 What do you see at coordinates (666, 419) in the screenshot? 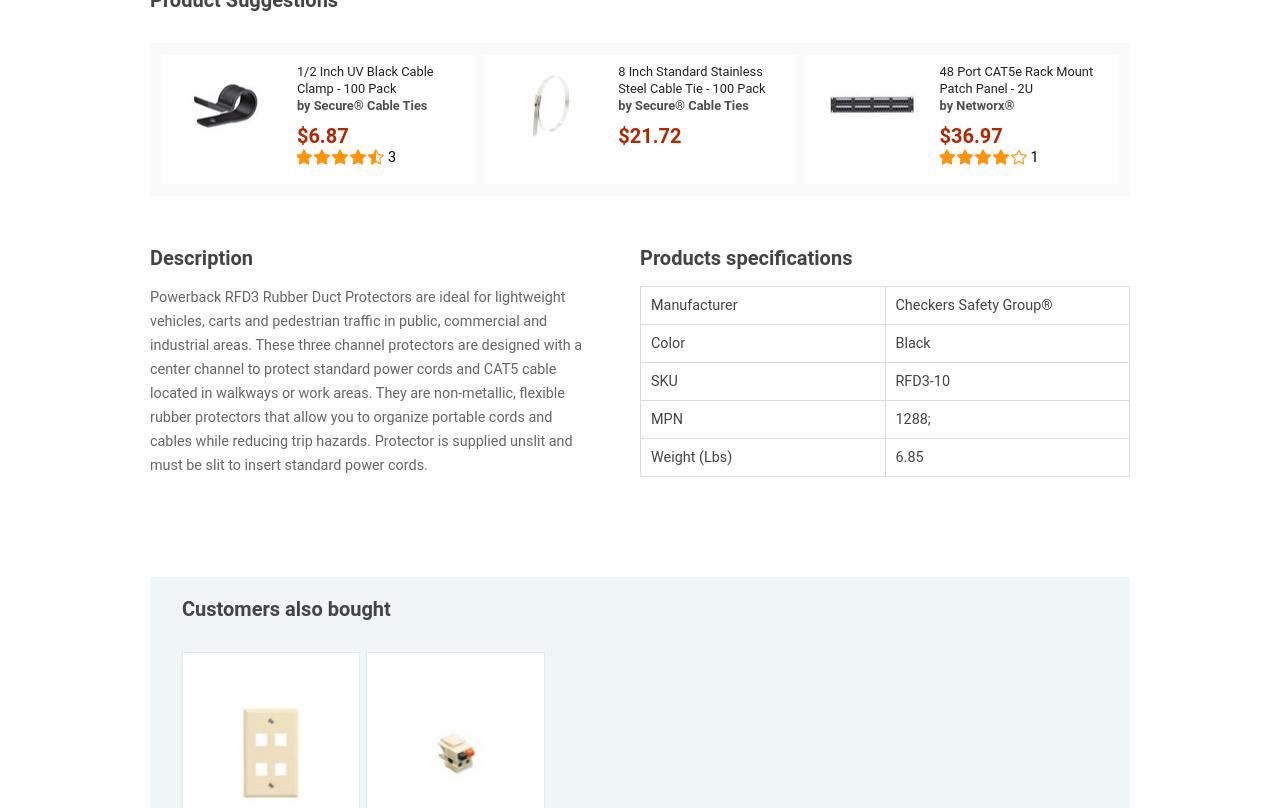
I see `'MPN'` at bounding box center [666, 419].